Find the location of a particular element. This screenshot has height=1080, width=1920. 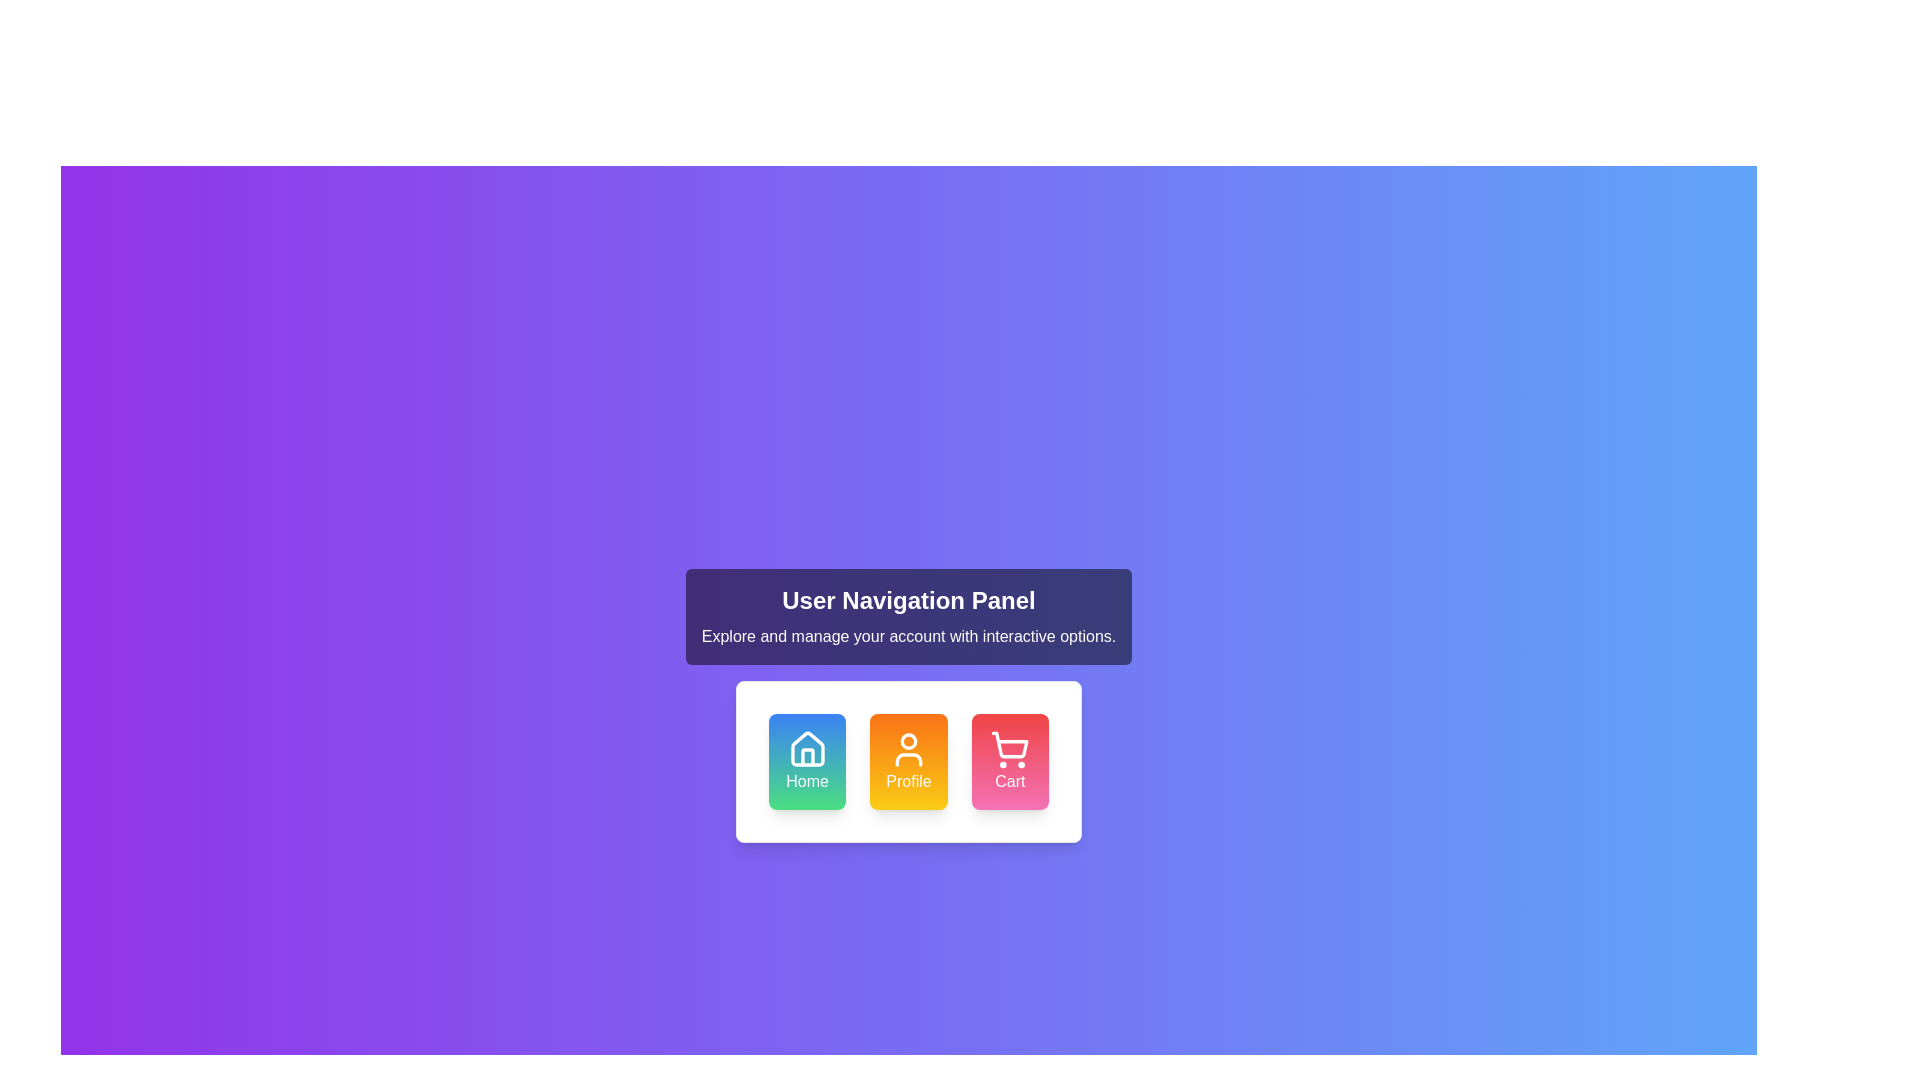

the 'Profile' text label which is displayed in white font on an orange-yellow gradient background, located below a user silhouette icon in the center card of the User Navigation Panel is located at coordinates (907, 781).